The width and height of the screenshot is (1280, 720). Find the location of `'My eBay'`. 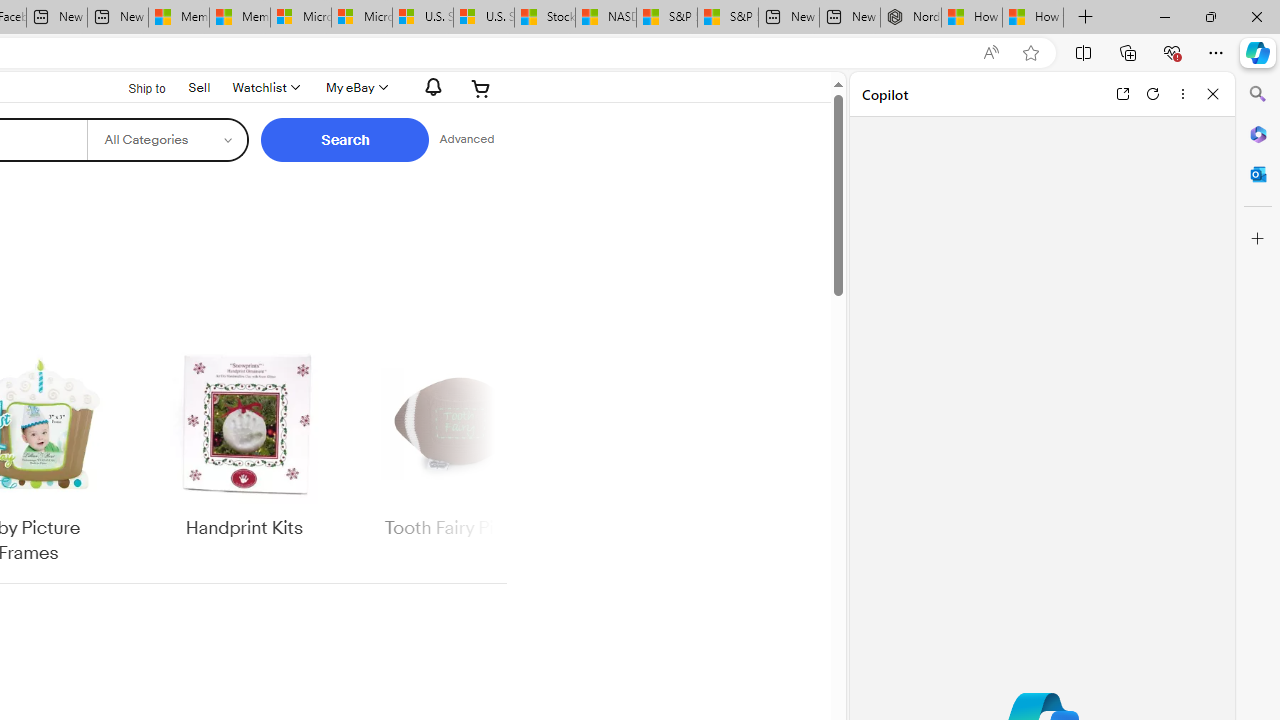

'My eBay' is located at coordinates (355, 87).